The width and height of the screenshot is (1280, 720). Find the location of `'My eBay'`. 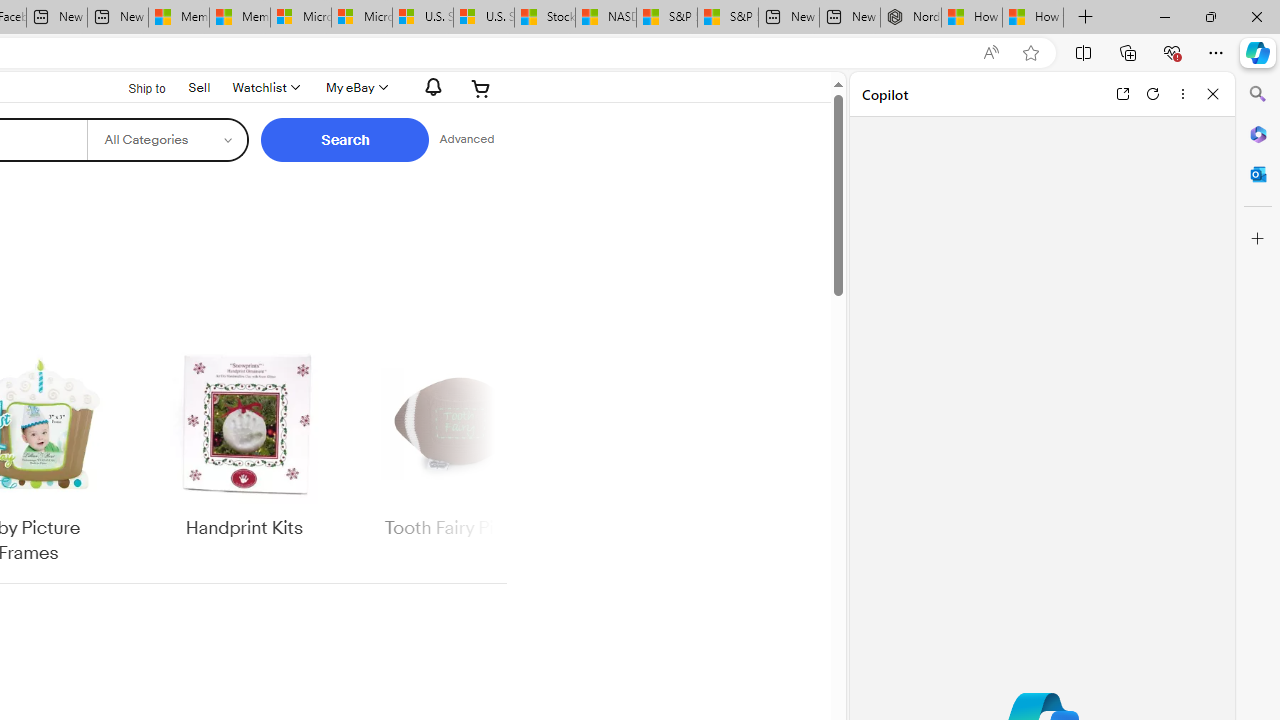

'My eBay' is located at coordinates (355, 87).